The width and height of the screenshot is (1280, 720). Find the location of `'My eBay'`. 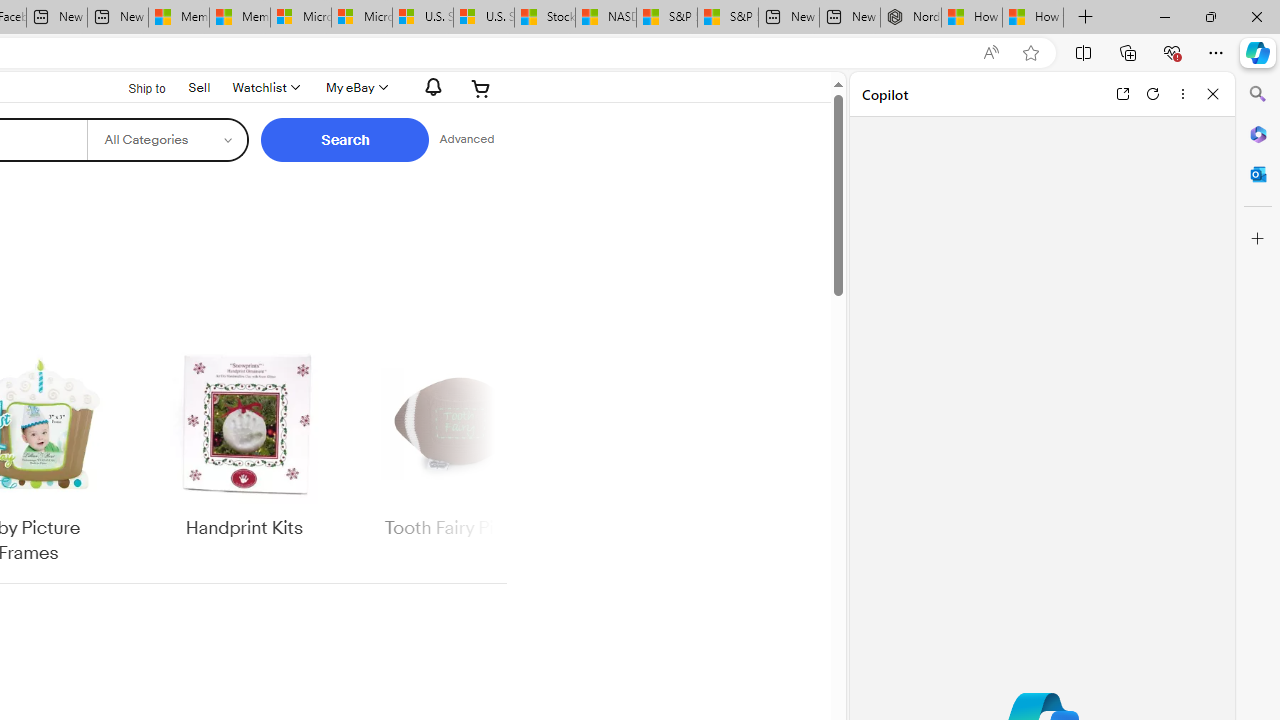

'My eBay' is located at coordinates (355, 87).